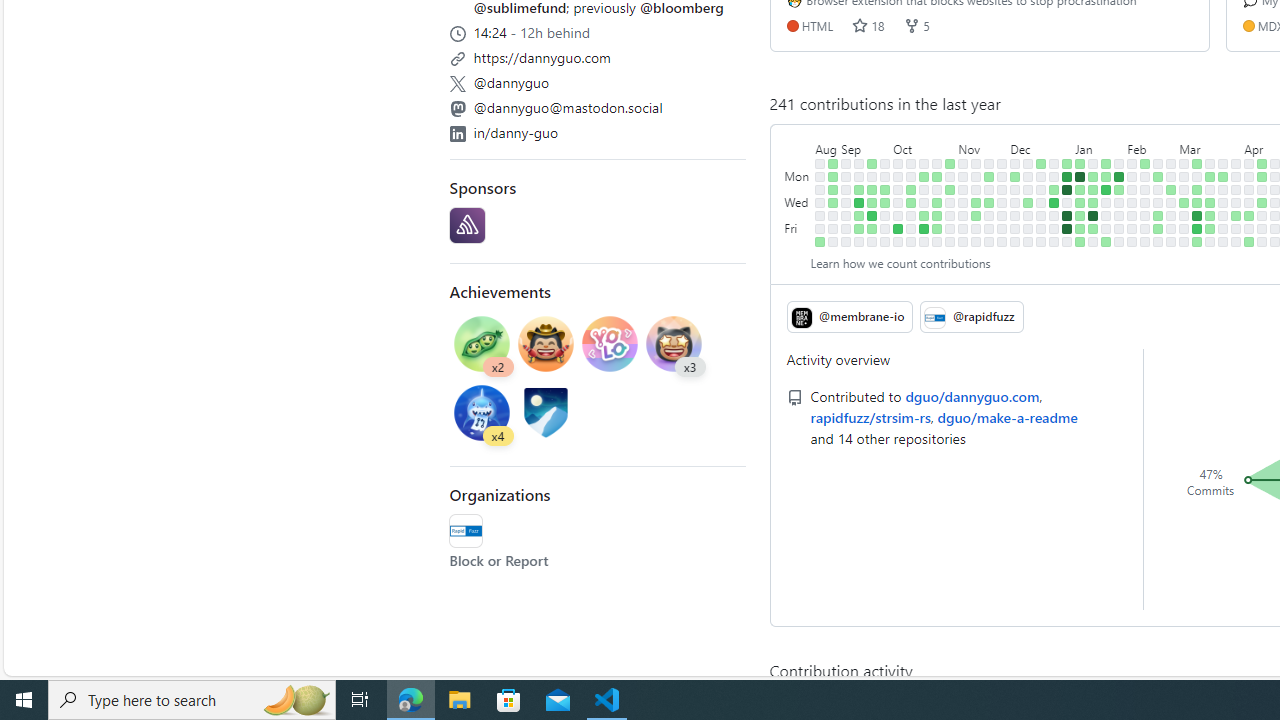 The image size is (1280, 720). Describe the element at coordinates (1209, 189) in the screenshot. I see `'No contributions on March 19th.'` at that location.